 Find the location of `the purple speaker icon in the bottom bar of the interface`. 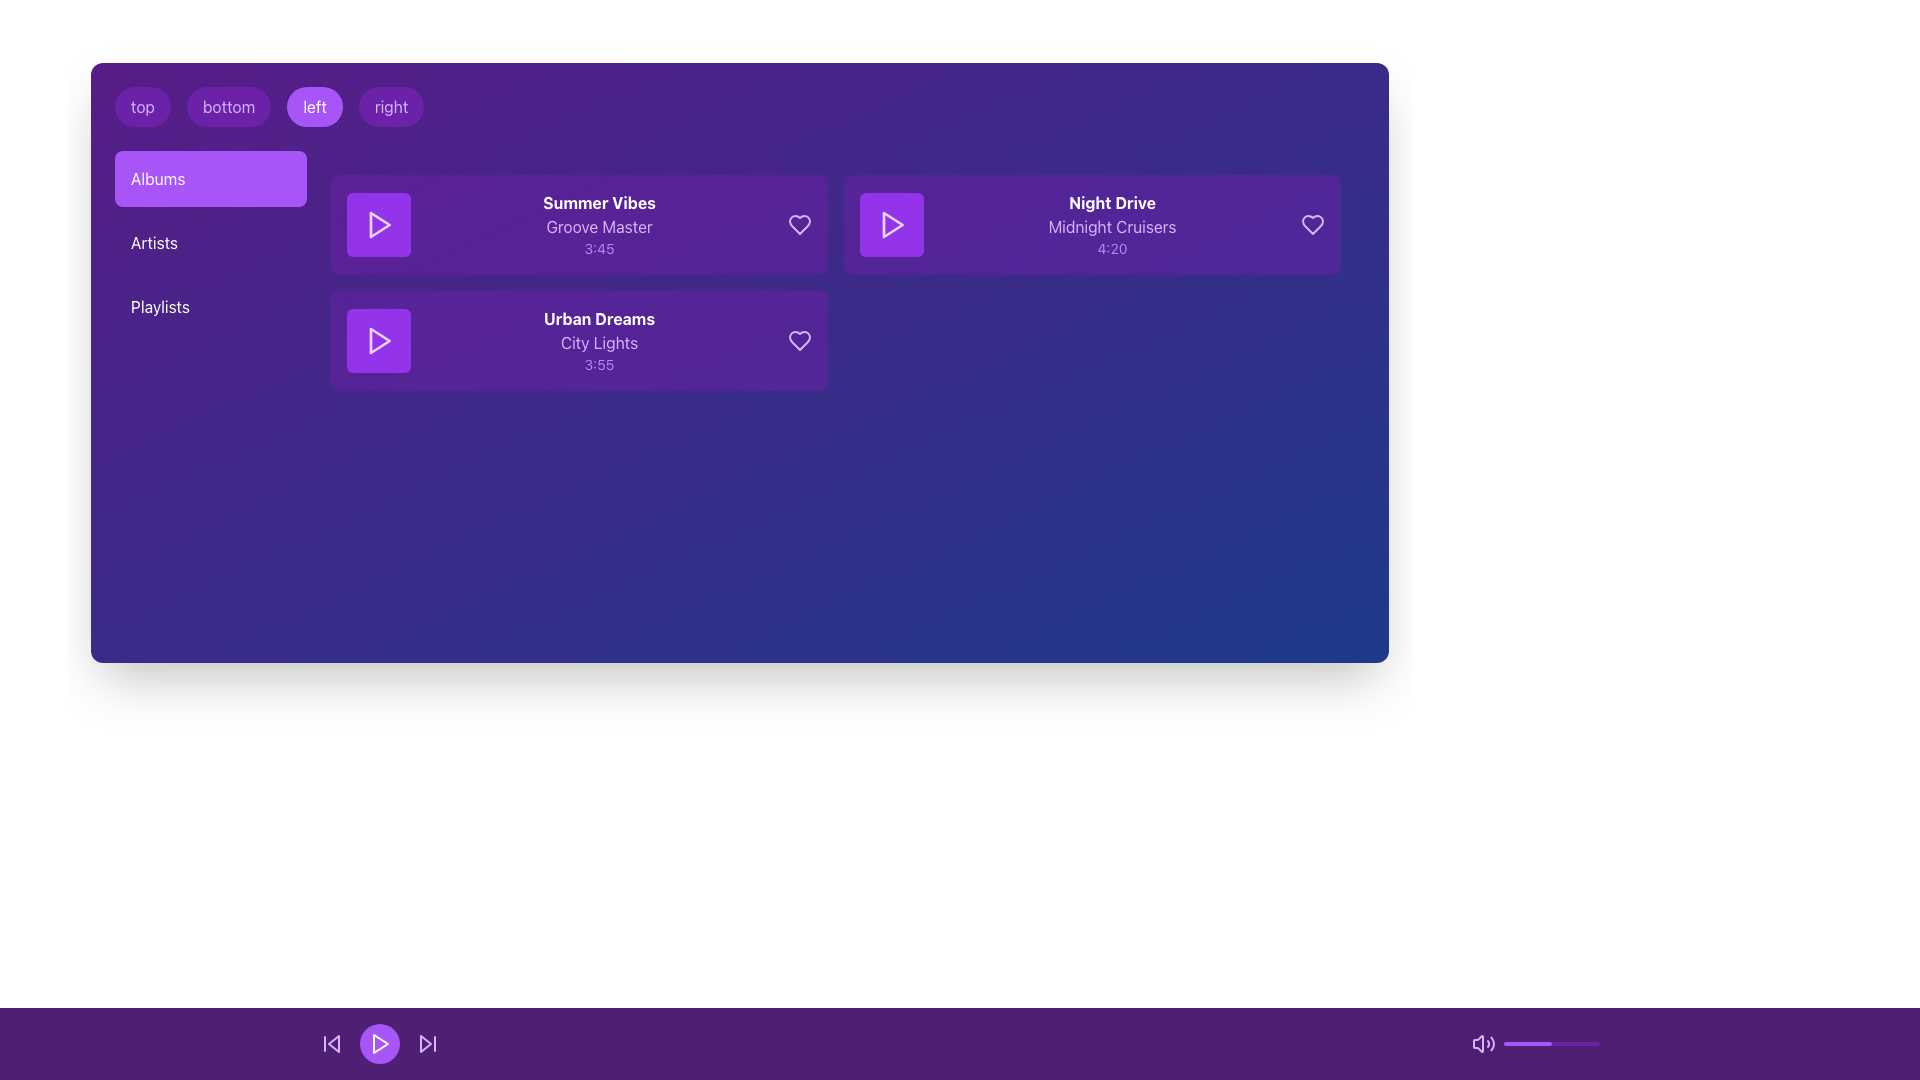

the purple speaker icon in the bottom bar of the interface is located at coordinates (1483, 1043).